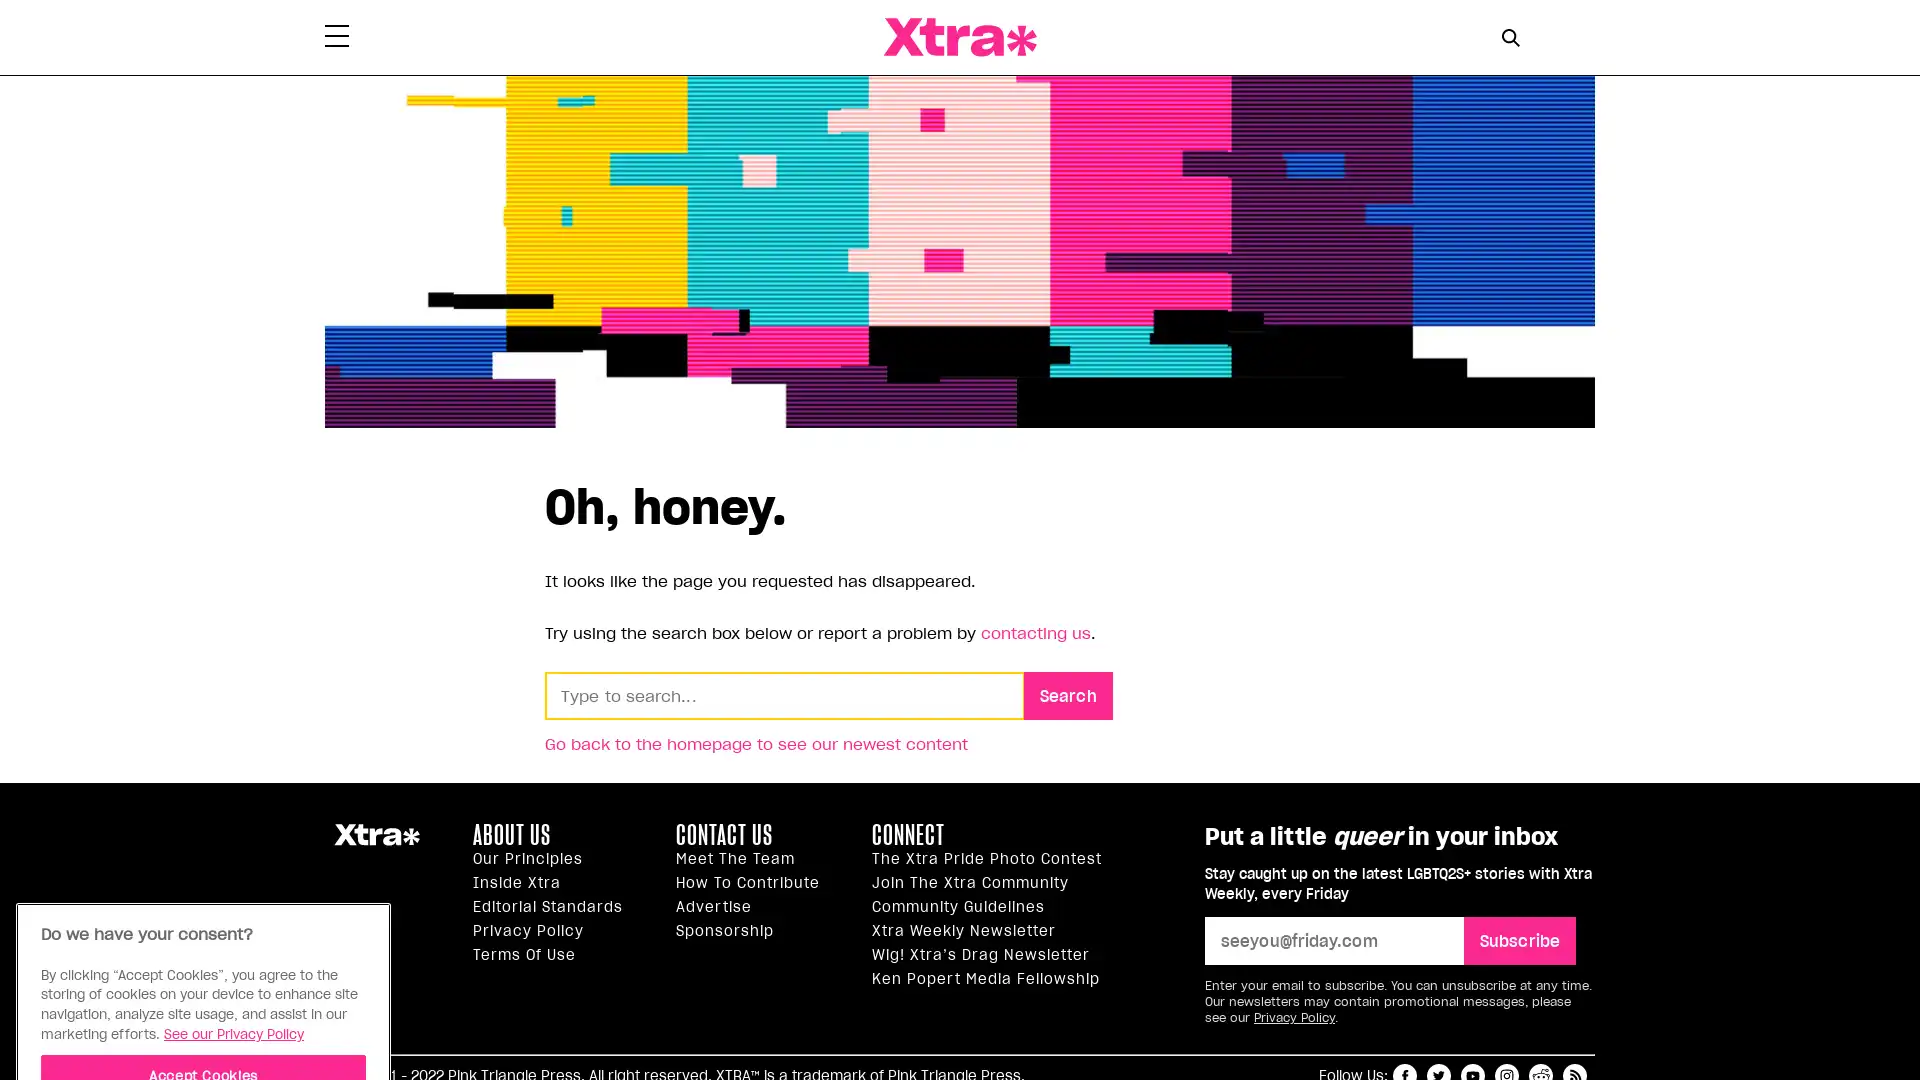 This screenshot has width=1920, height=1080. Describe the element at coordinates (1519, 940) in the screenshot. I see `Subscribe` at that location.